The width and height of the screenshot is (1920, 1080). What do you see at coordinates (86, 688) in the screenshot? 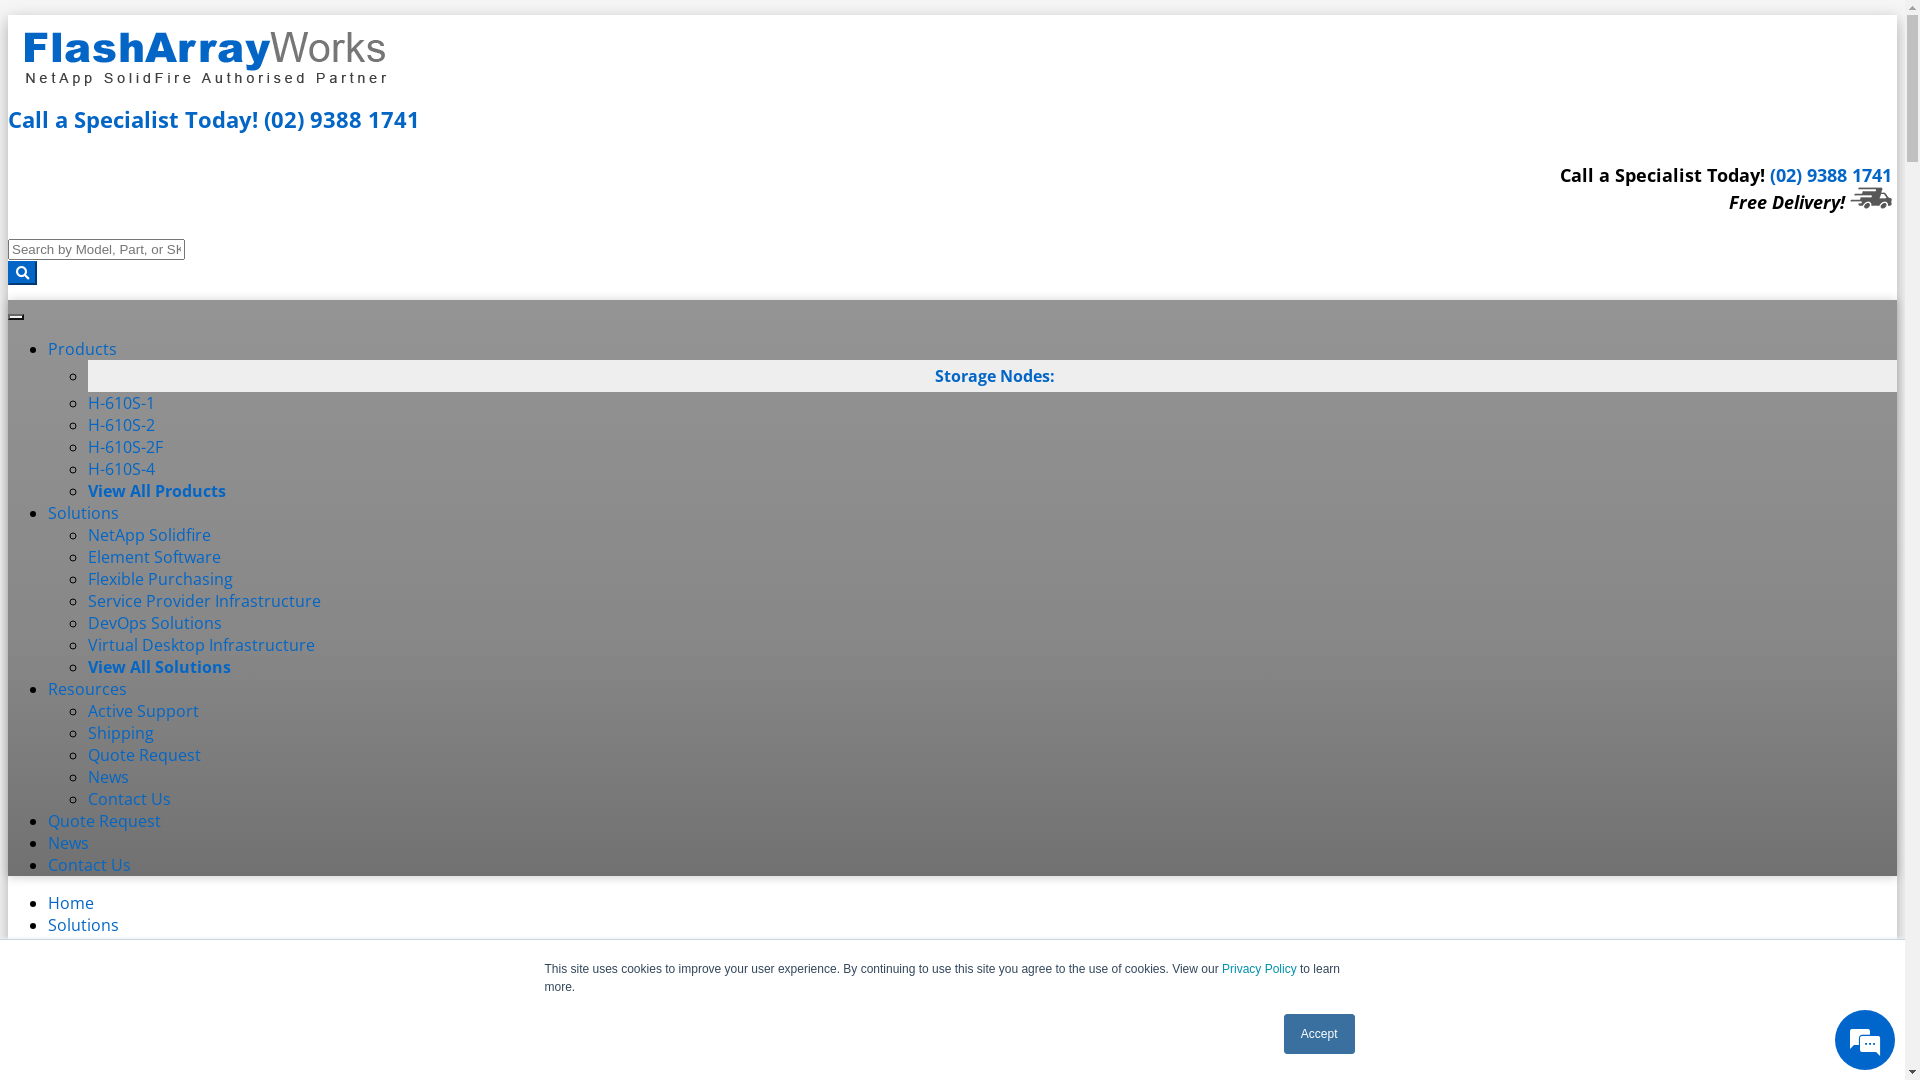
I see `'Resources'` at bounding box center [86, 688].